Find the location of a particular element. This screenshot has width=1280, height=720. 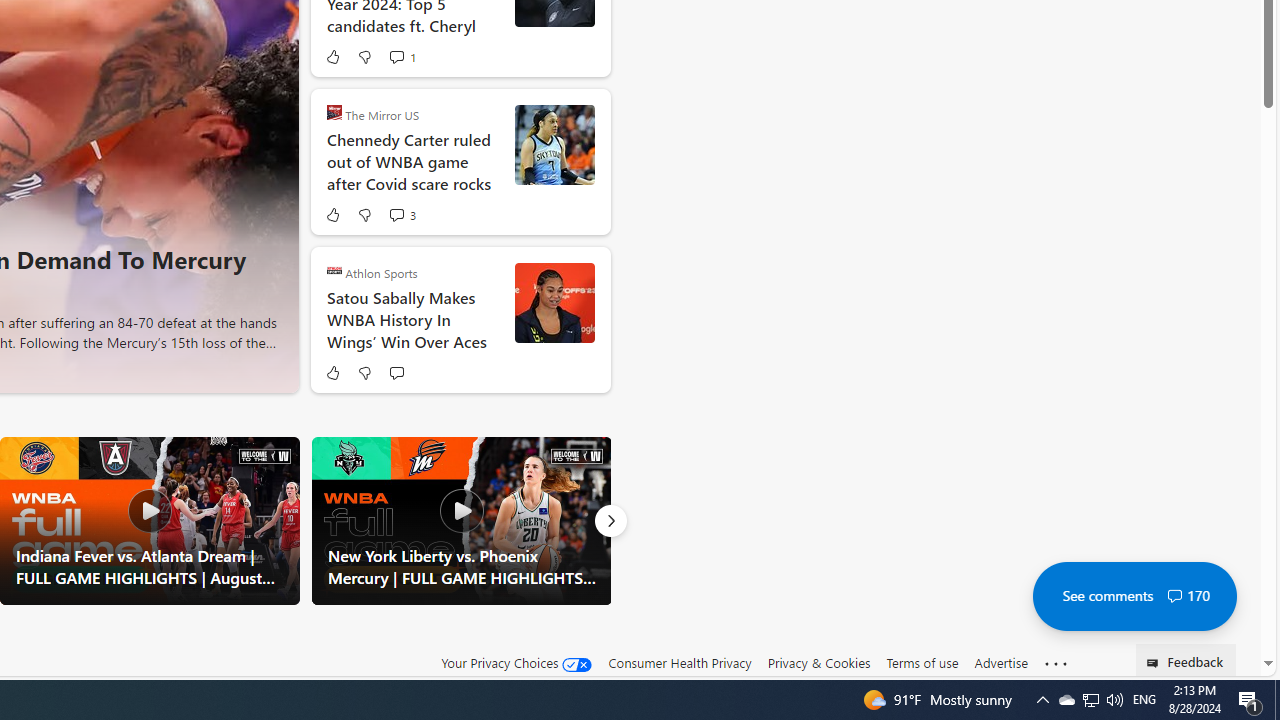

'Like' is located at coordinates (332, 372).